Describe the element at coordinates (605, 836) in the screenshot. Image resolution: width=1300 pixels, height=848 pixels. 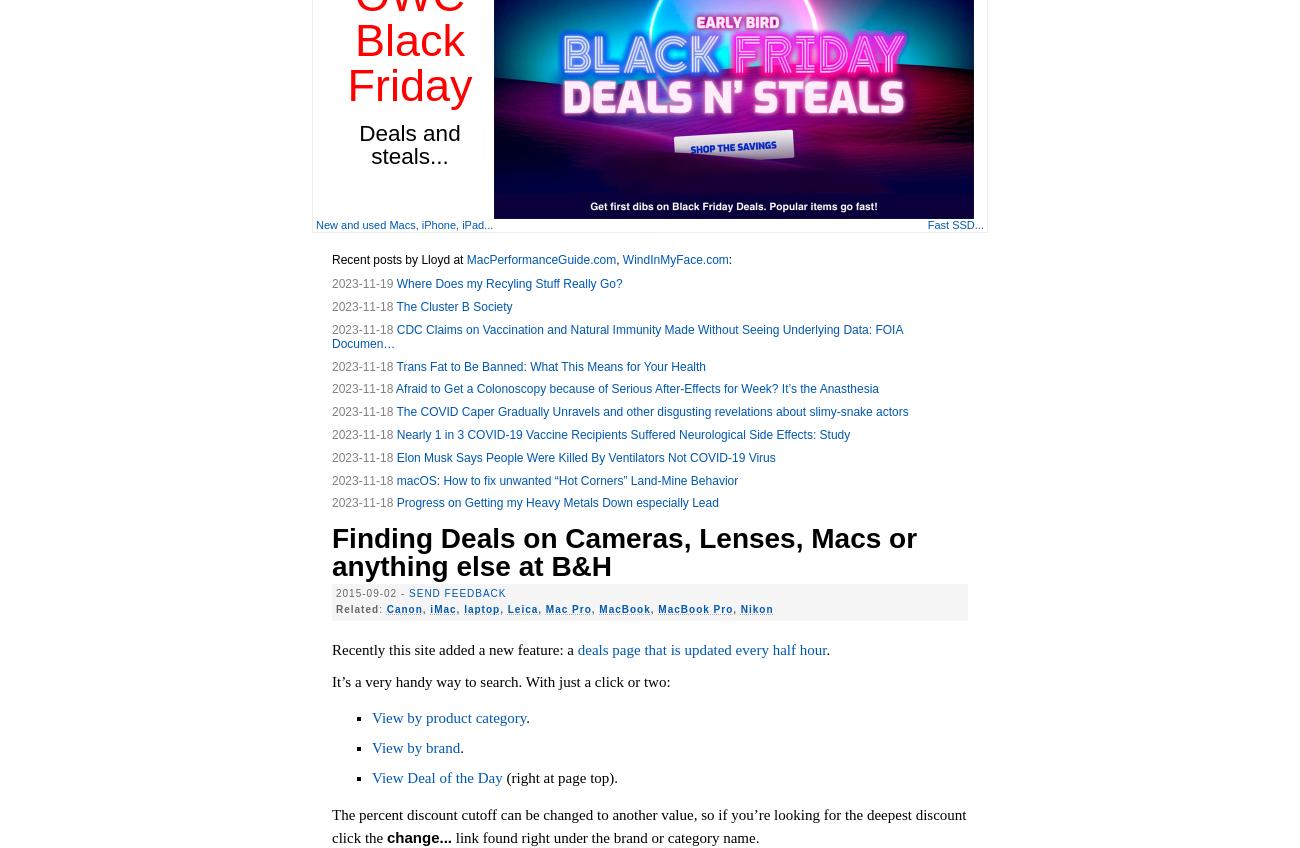
I see `'link found right under the brand or category name.'` at that location.